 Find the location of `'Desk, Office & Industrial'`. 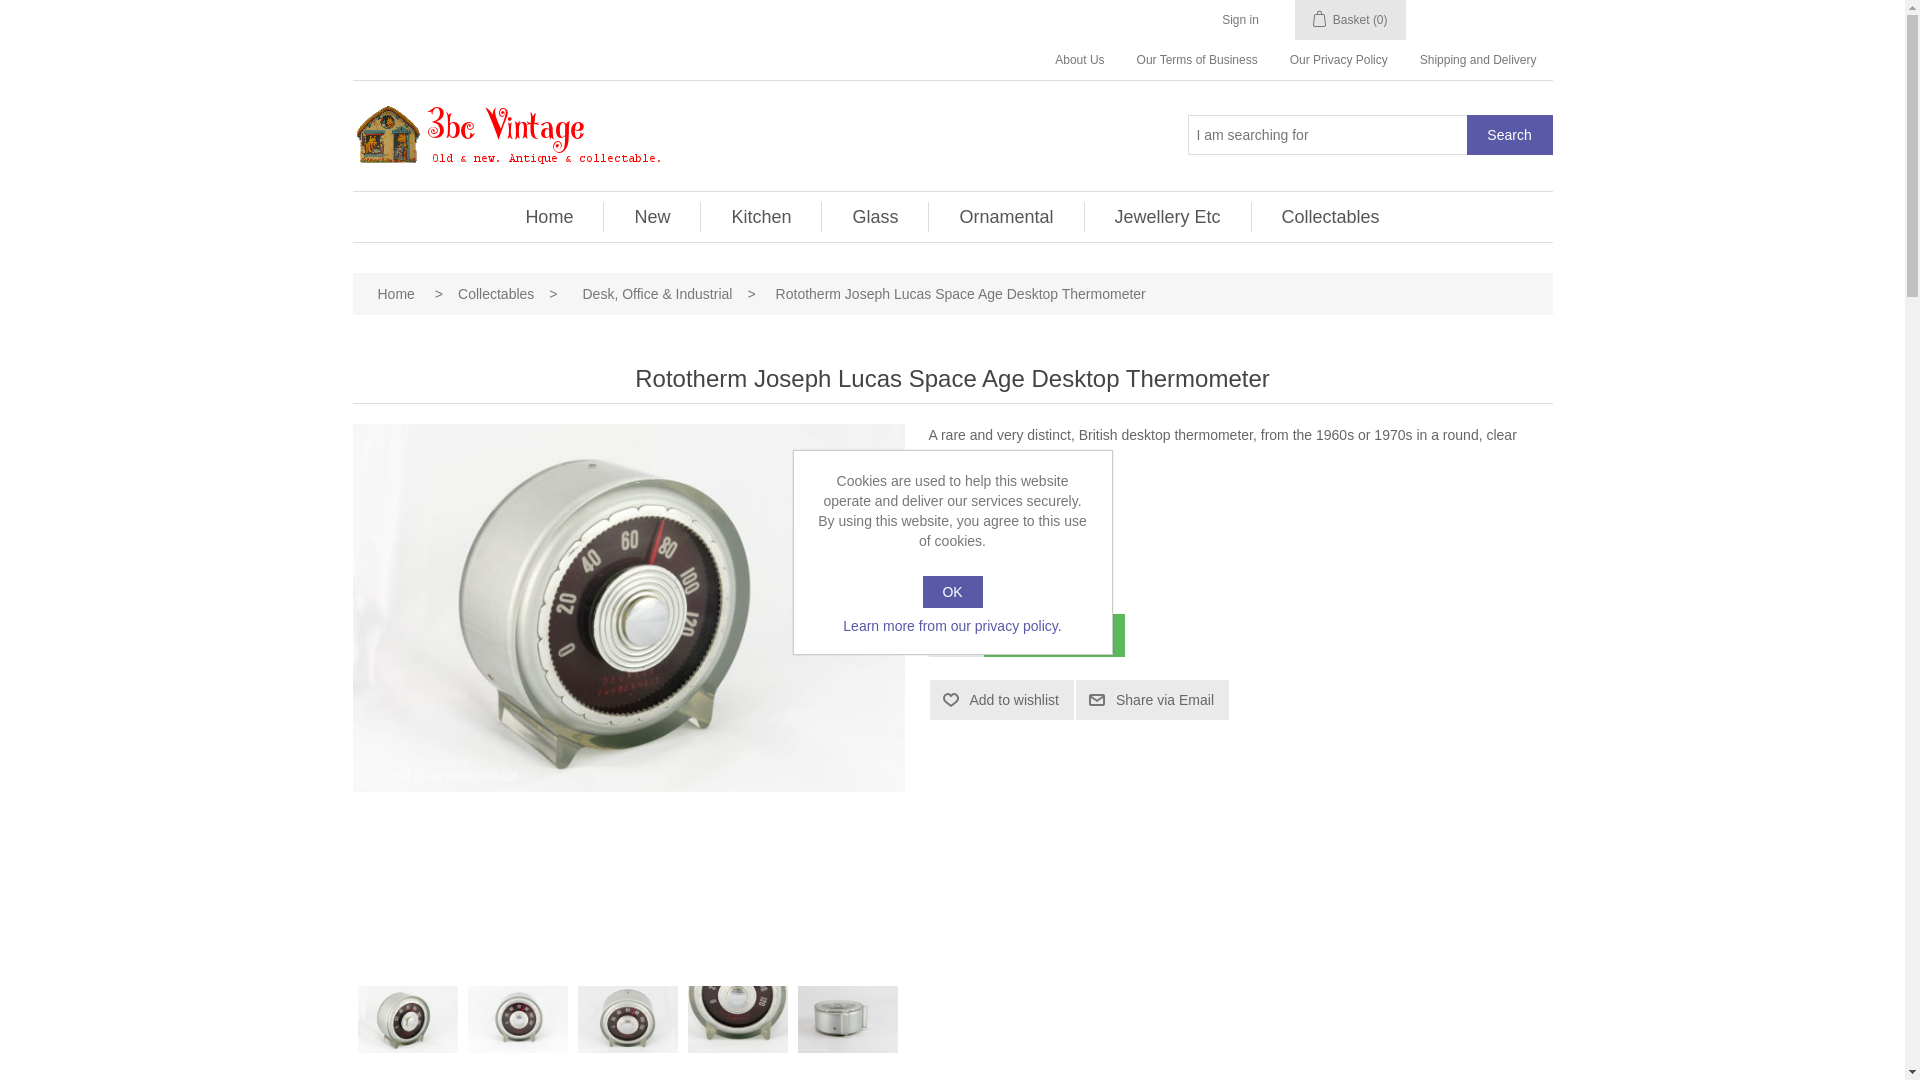

'Desk, Office & Industrial' is located at coordinates (657, 293).